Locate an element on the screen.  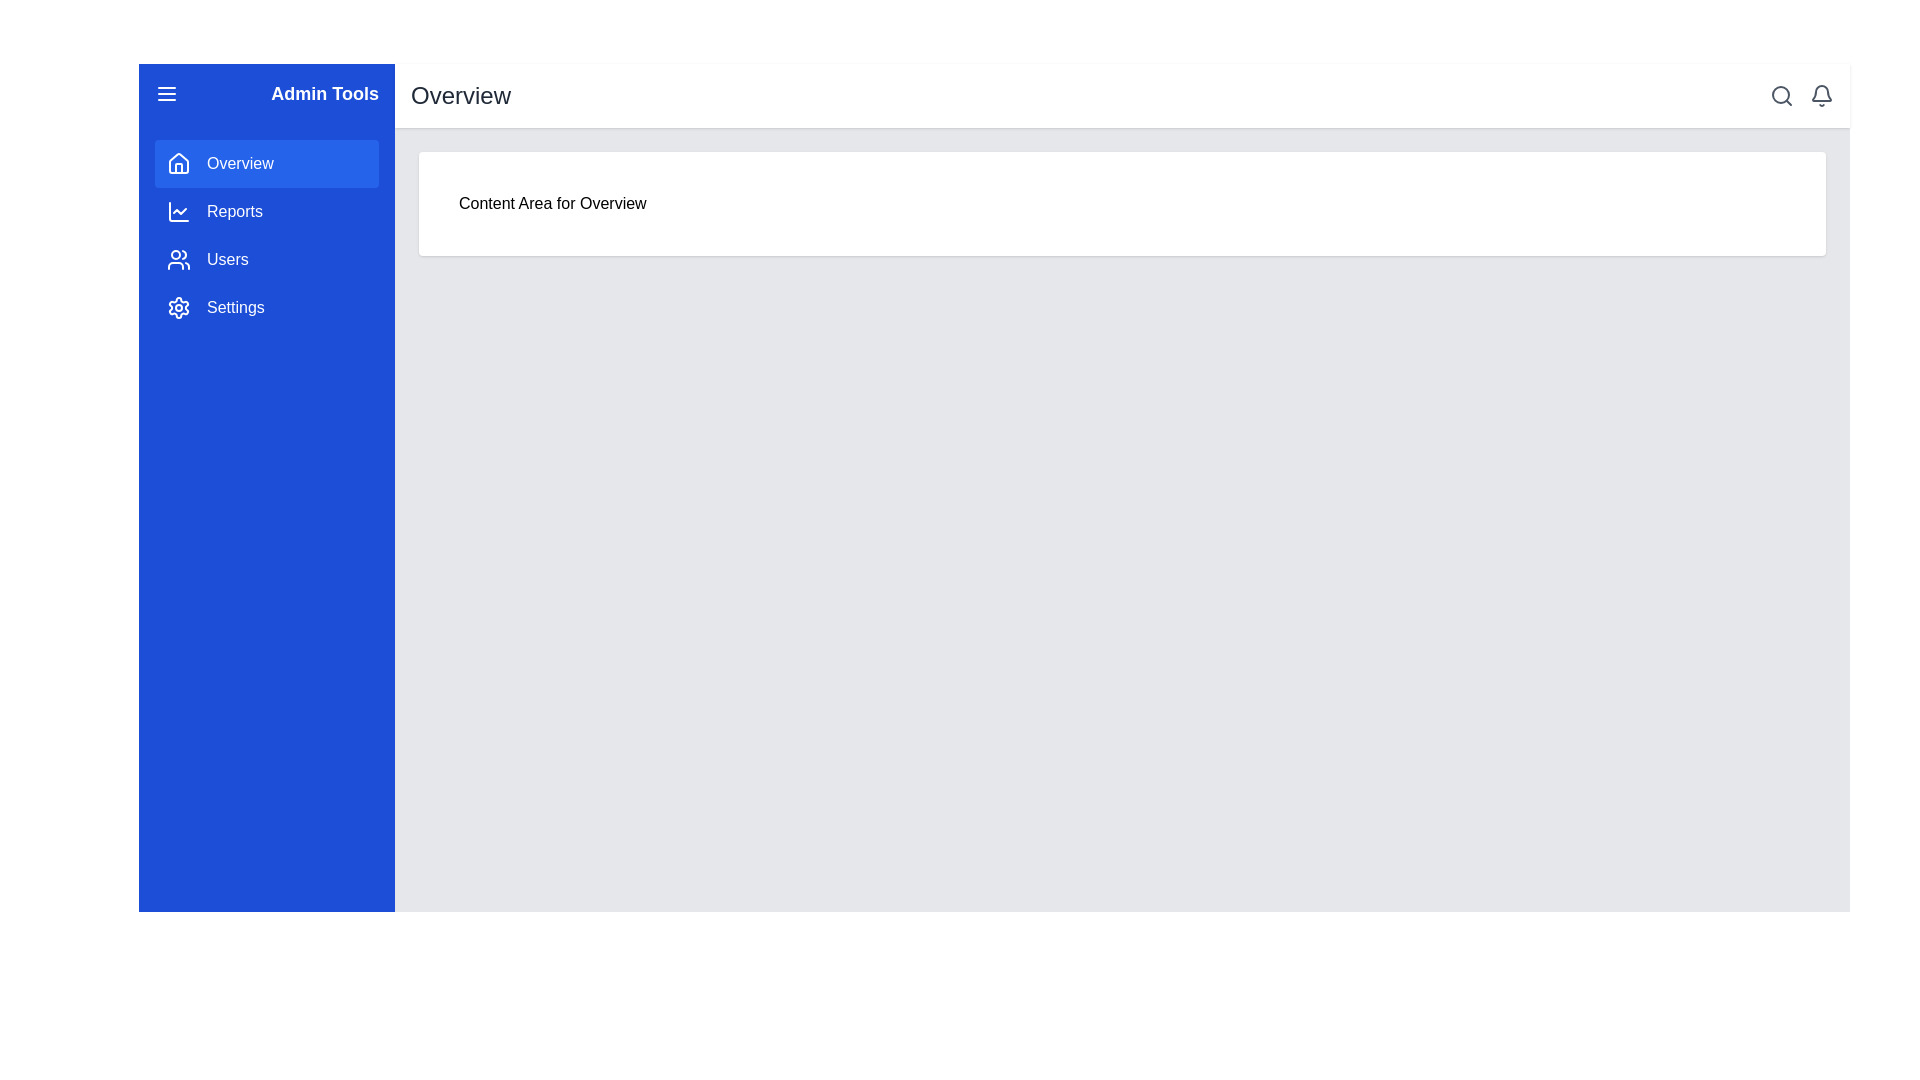
the 'Reports' icon in the left-side navigation menu, which is located directly to the left of the text label 'Reports', below 'Overview', and above 'Users' is located at coordinates (178, 212).